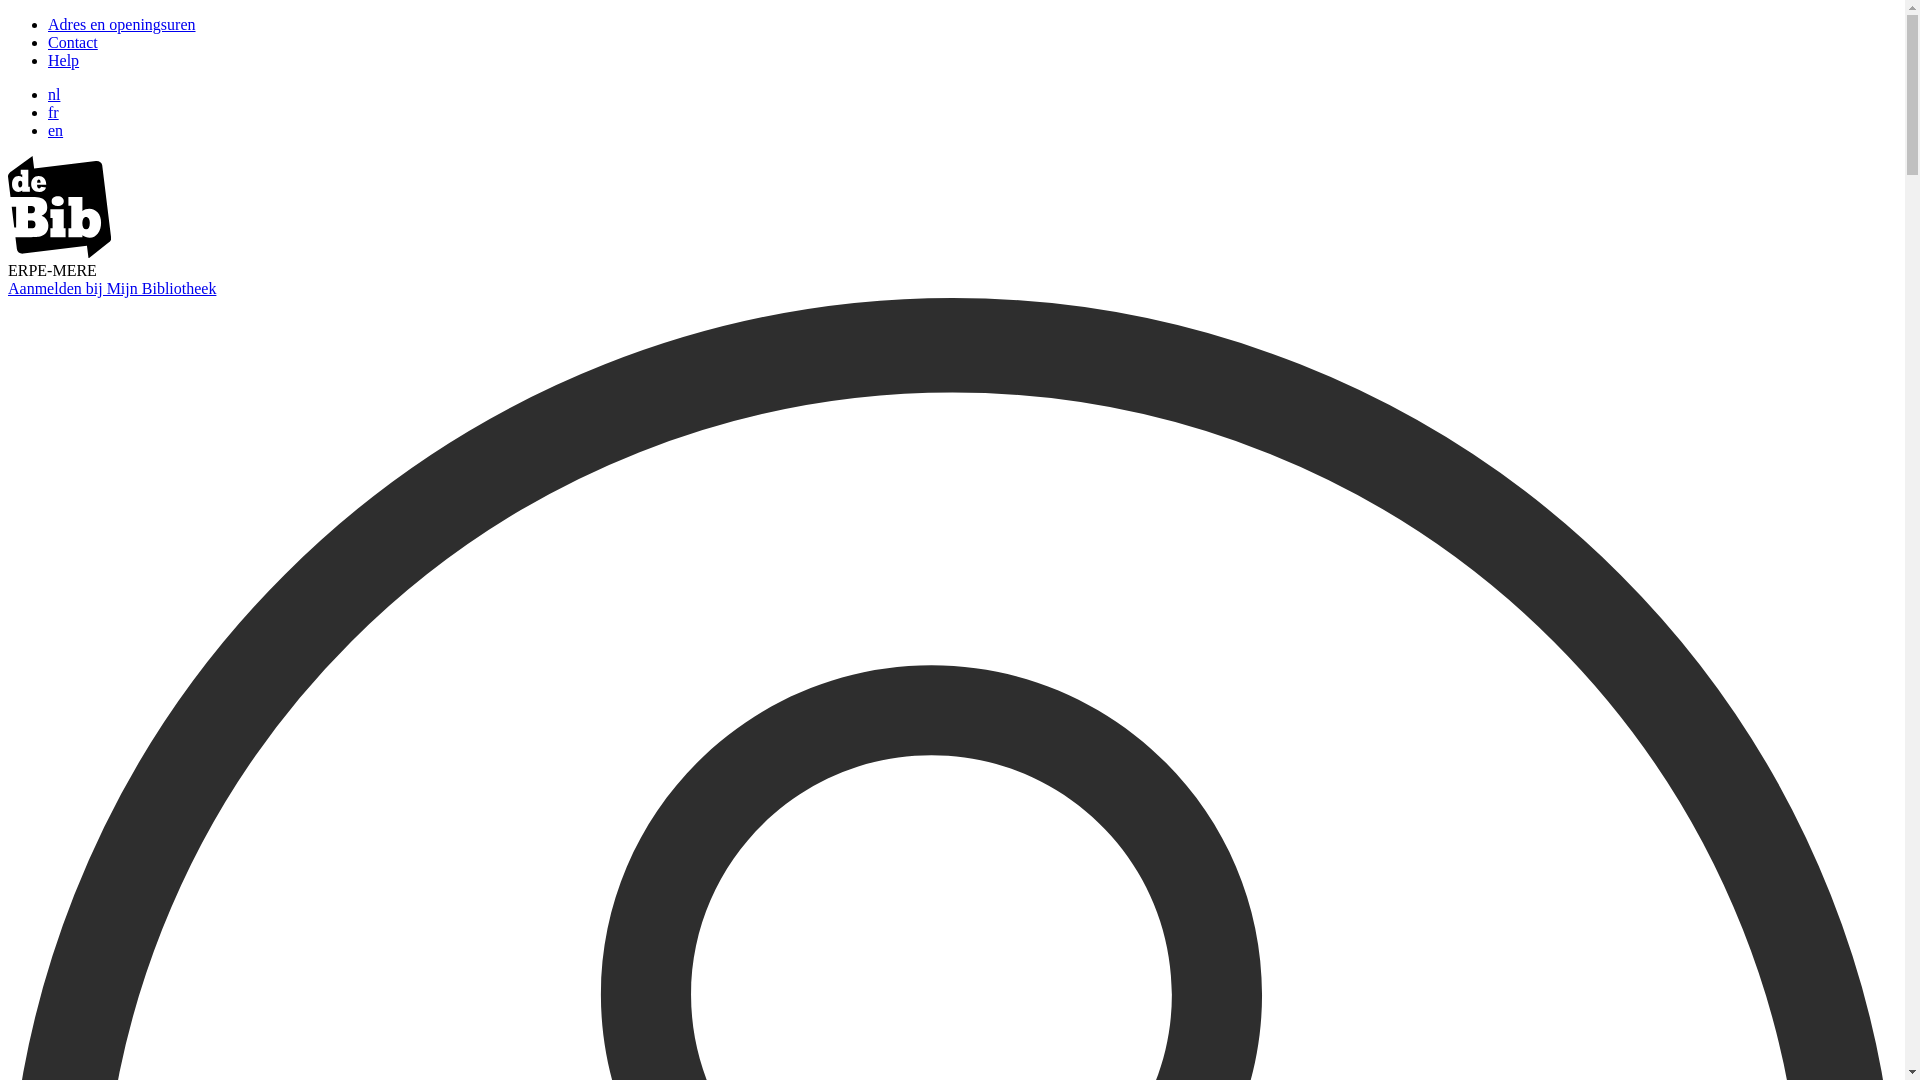 The image size is (1920, 1080). Describe the element at coordinates (53, 112) in the screenshot. I see `'fr'` at that location.